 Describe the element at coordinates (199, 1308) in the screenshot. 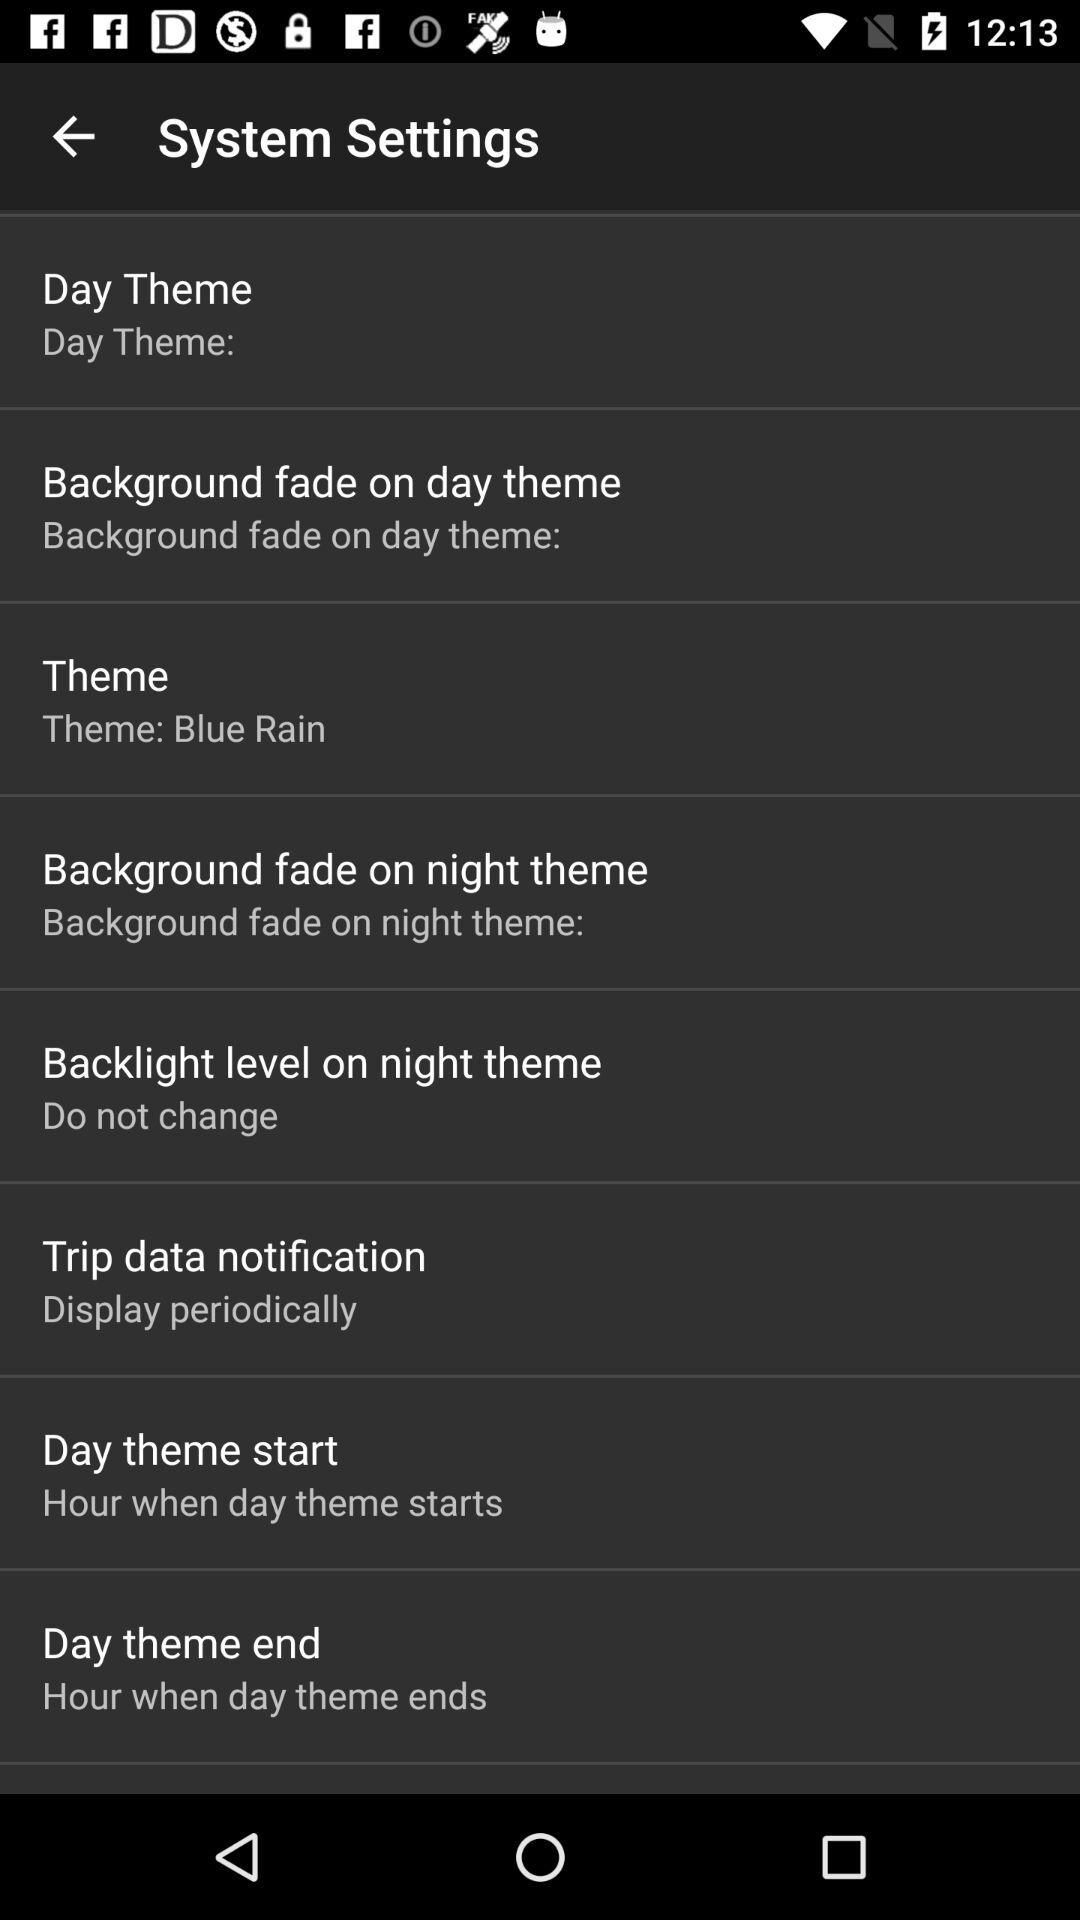

I see `item below the trip data notification` at that location.